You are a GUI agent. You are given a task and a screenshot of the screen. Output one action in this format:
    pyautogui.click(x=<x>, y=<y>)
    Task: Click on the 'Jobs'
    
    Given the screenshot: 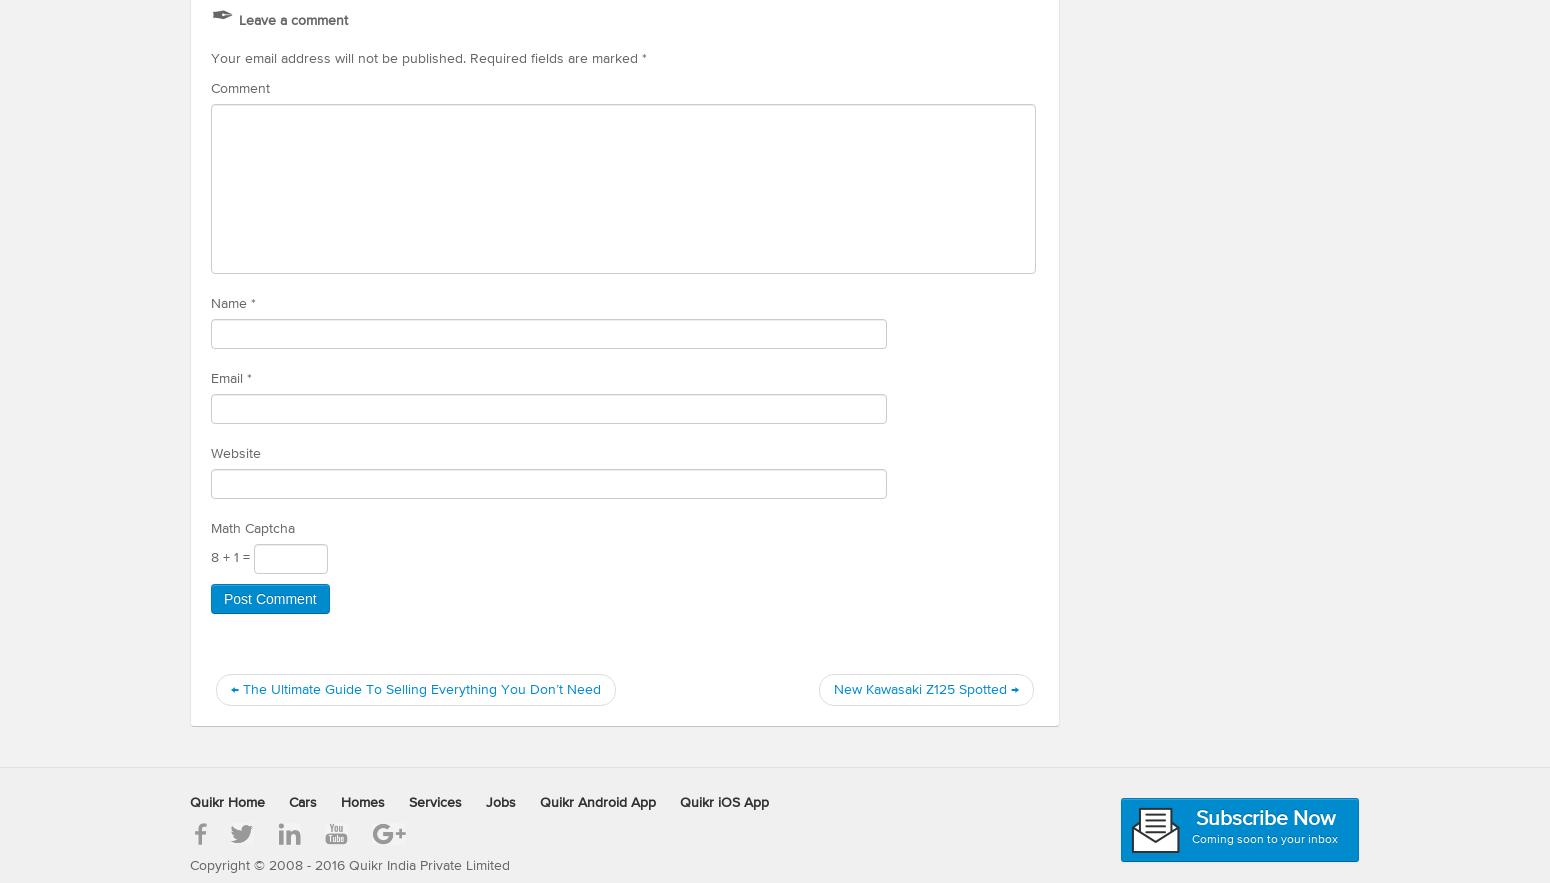 What is the action you would take?
    pyautogui.click(x=499, y=801)
    